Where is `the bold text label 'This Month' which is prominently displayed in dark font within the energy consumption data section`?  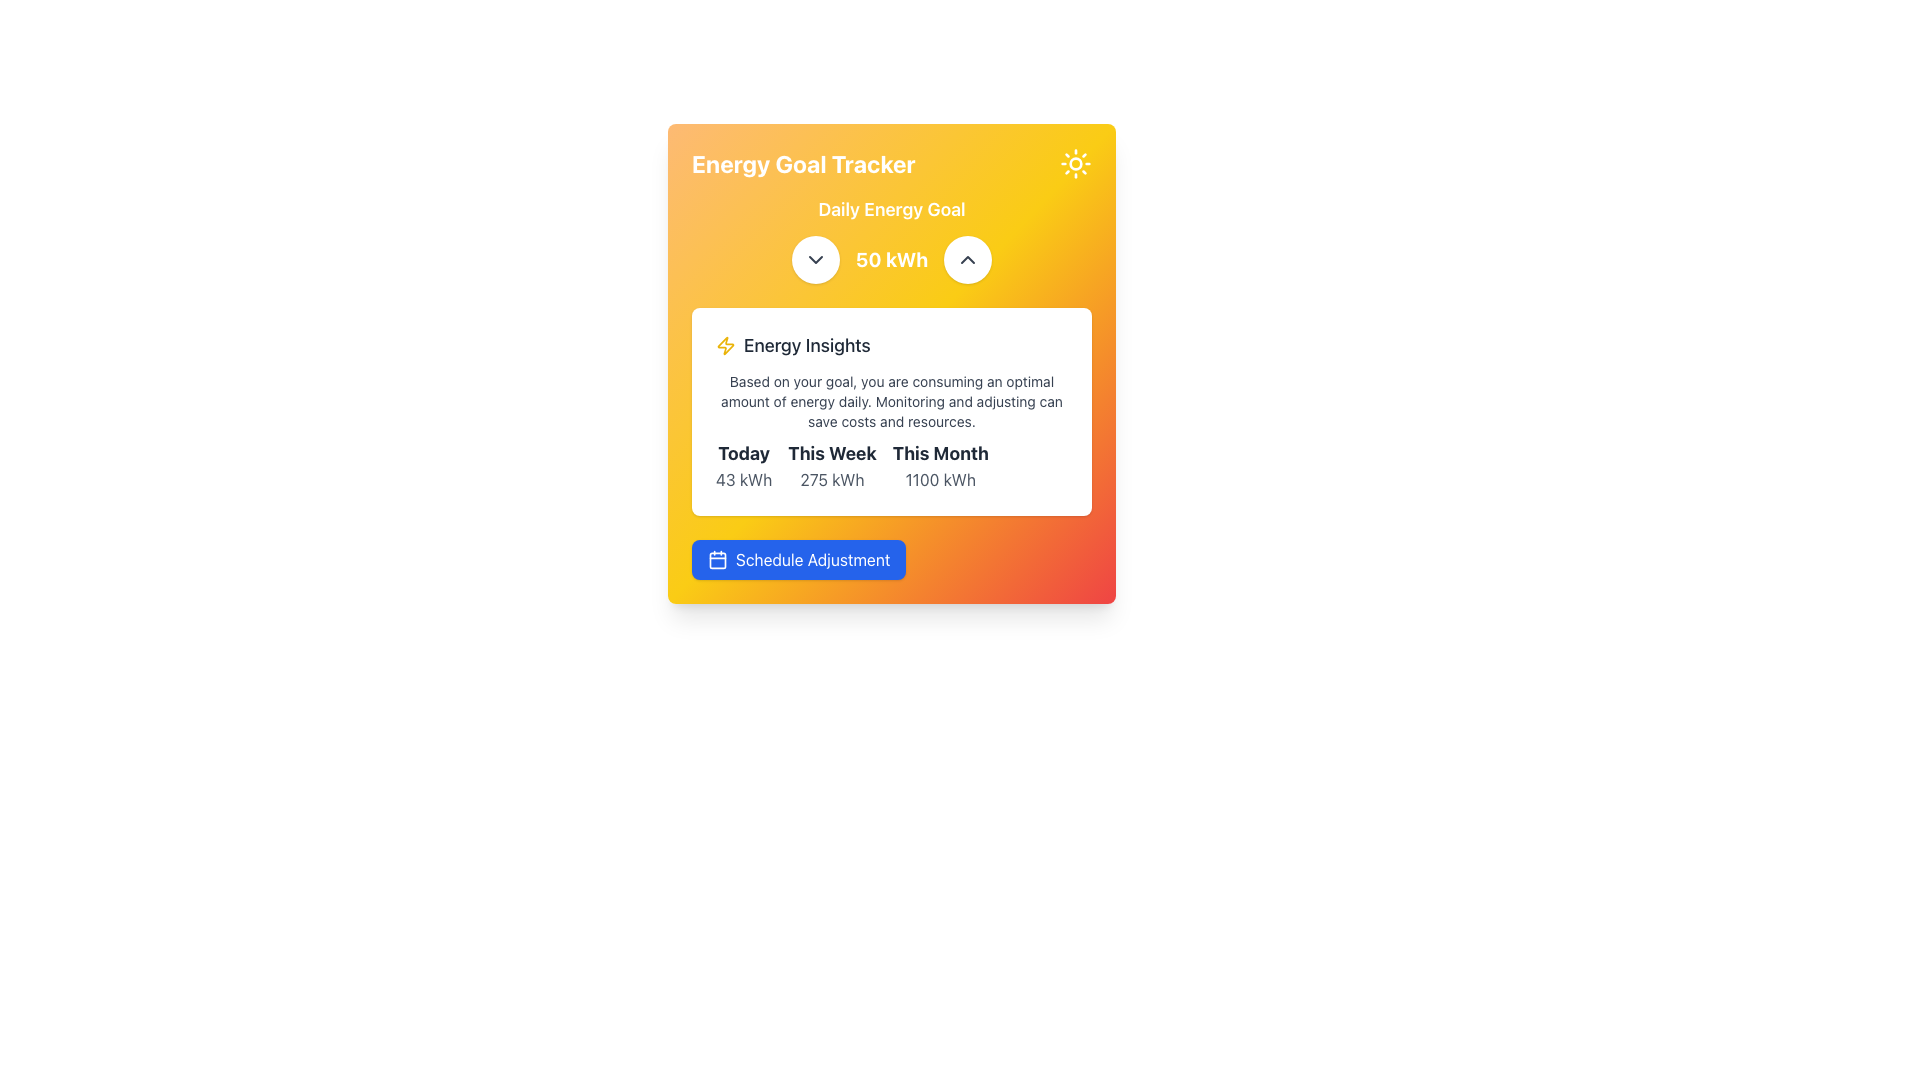 the bold text label 'This Month' which is prominently displayed in dark font within the energy consumption data section is located at coordinates (939, 454).